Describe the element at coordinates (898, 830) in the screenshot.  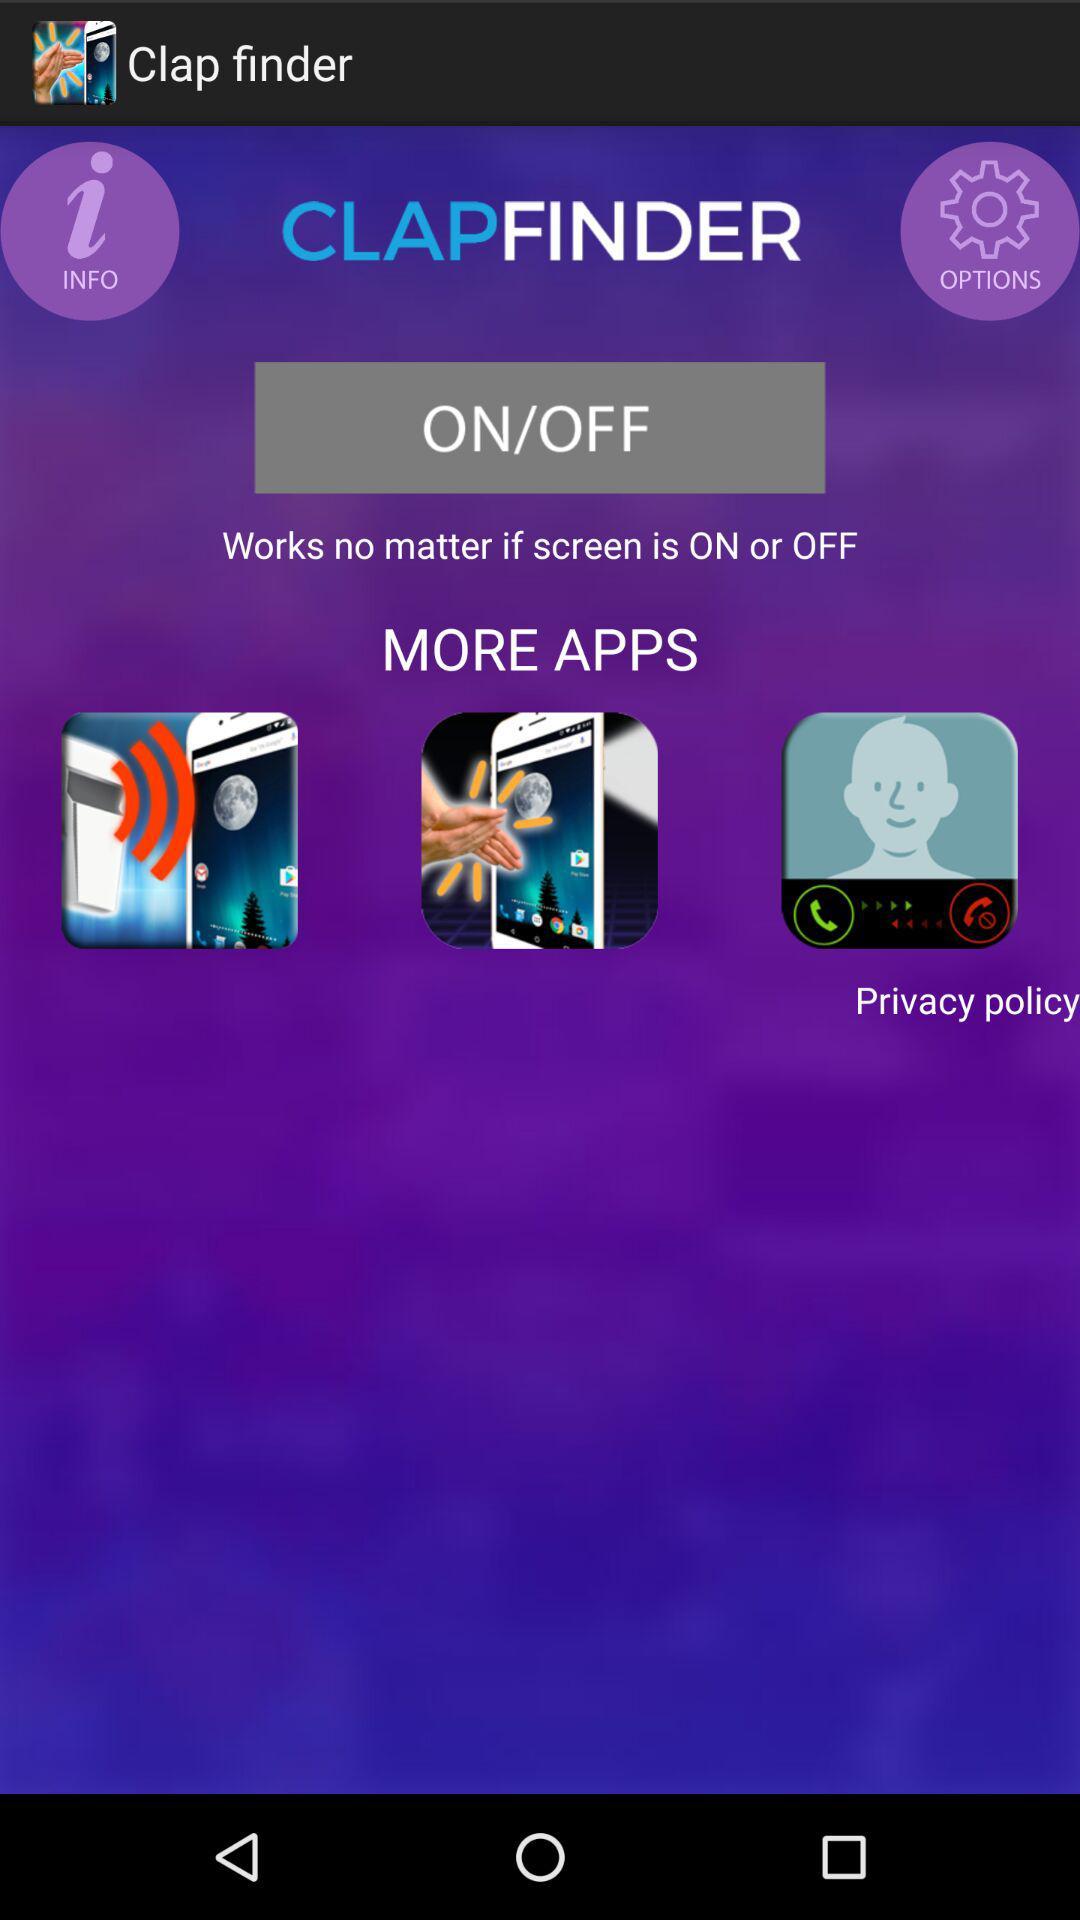
I see `the icon below more apps item` at that location.